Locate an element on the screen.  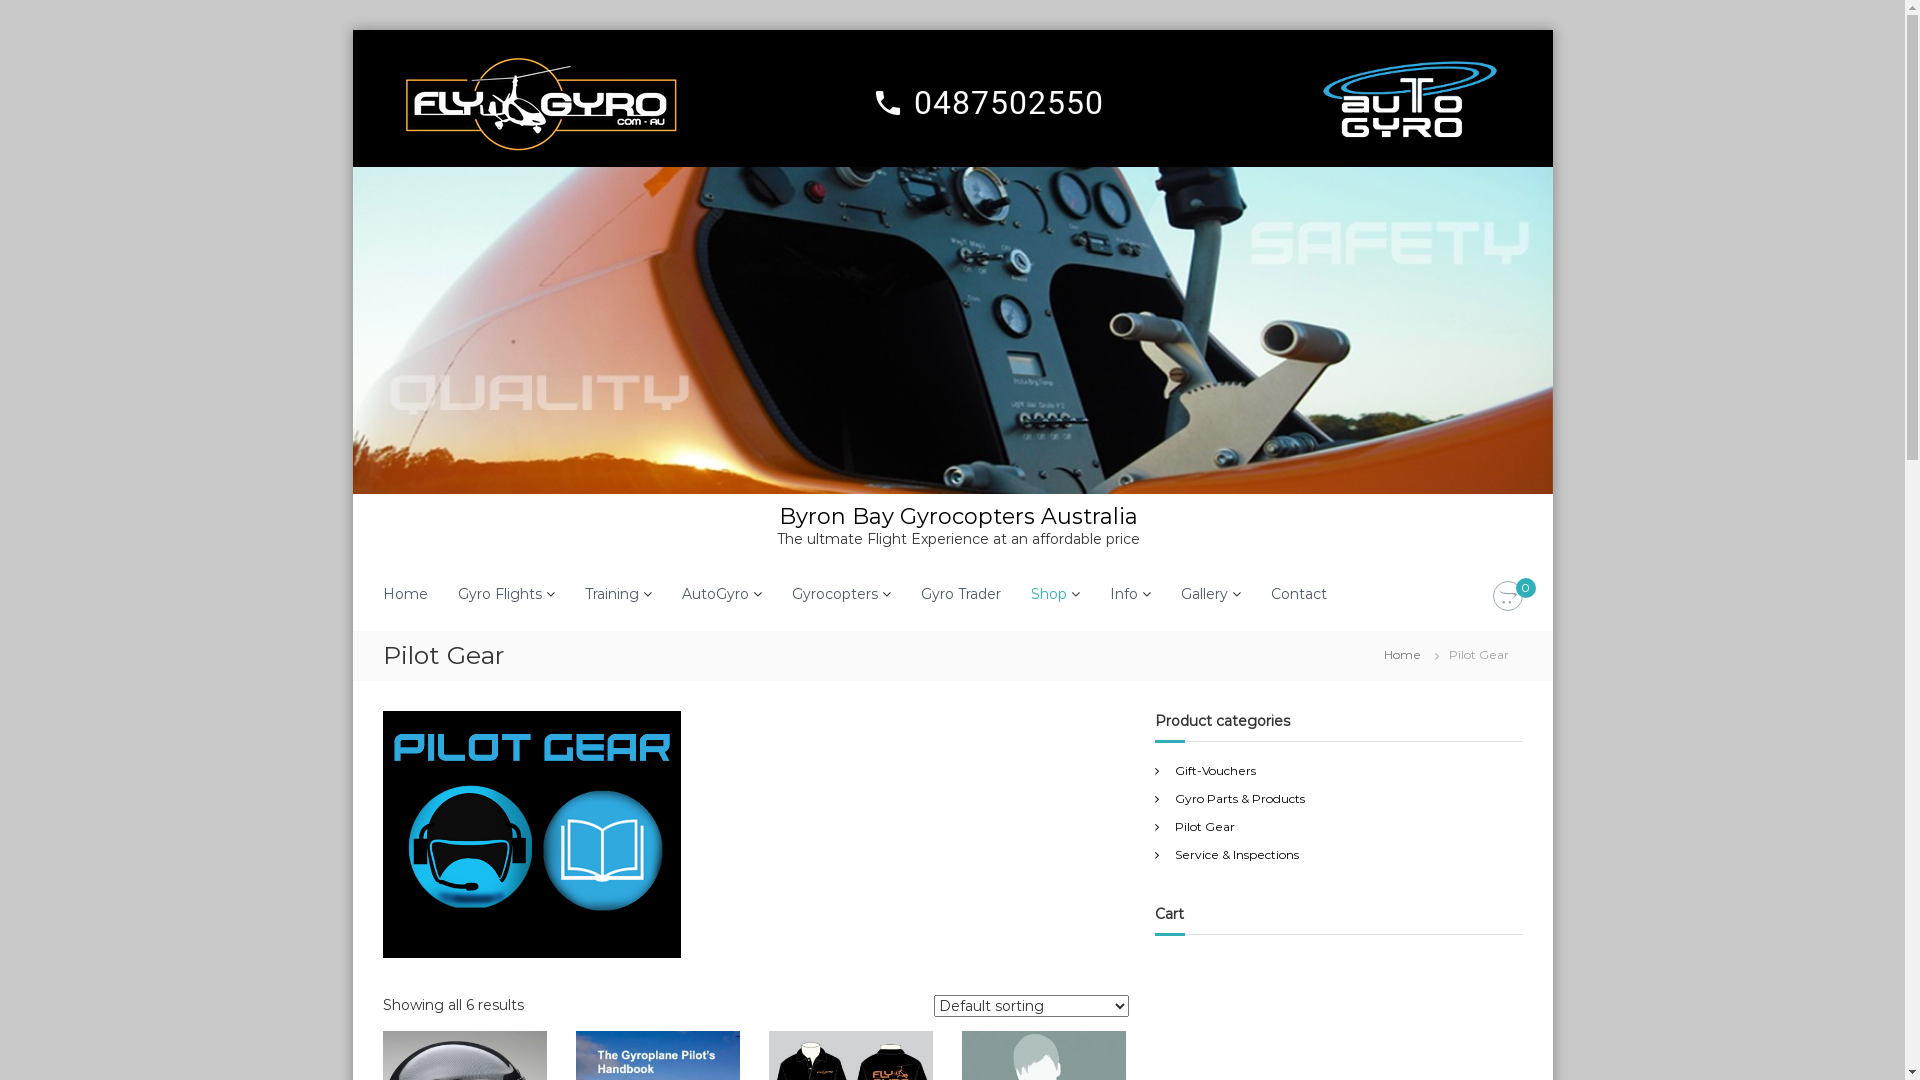
'local_phone 0487502550' is located at coordinates (987, 103).